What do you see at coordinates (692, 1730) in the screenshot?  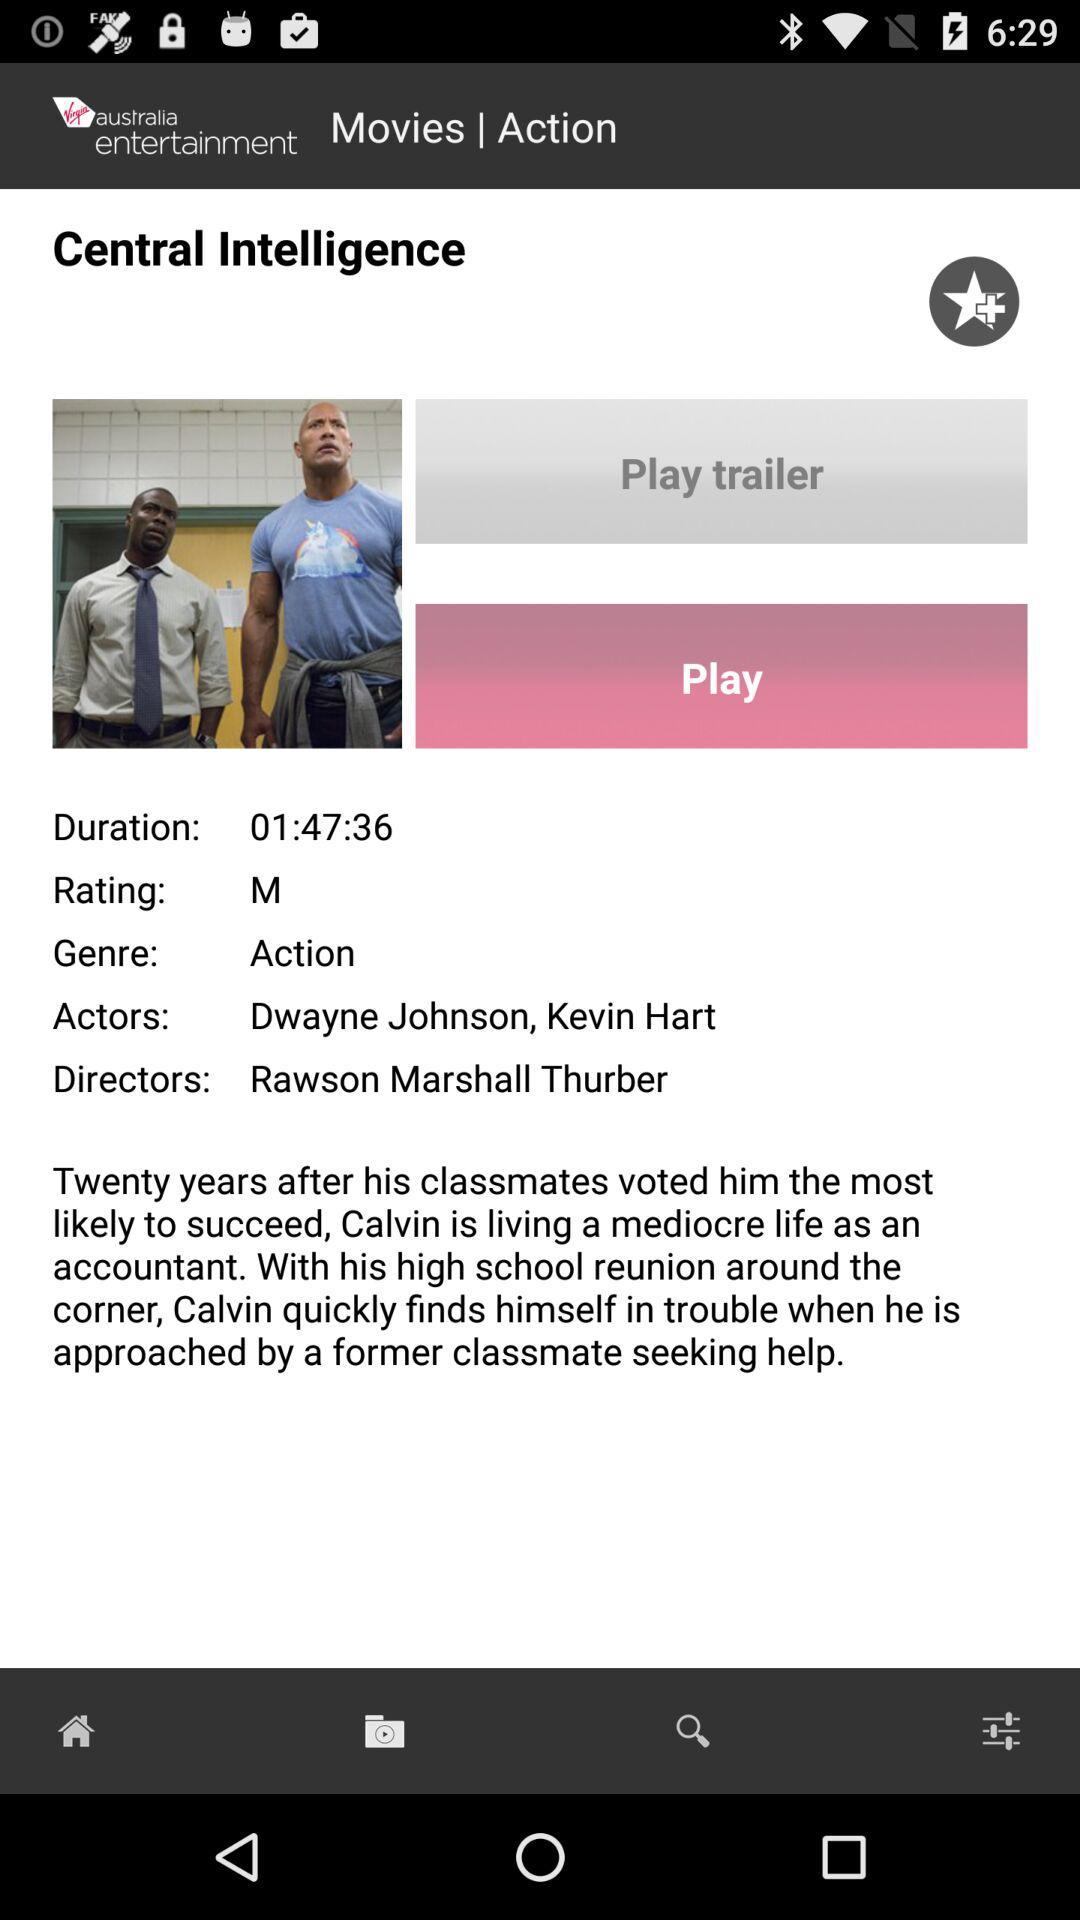 I see `the search button on the web page` at bounding box center [692, 1730].